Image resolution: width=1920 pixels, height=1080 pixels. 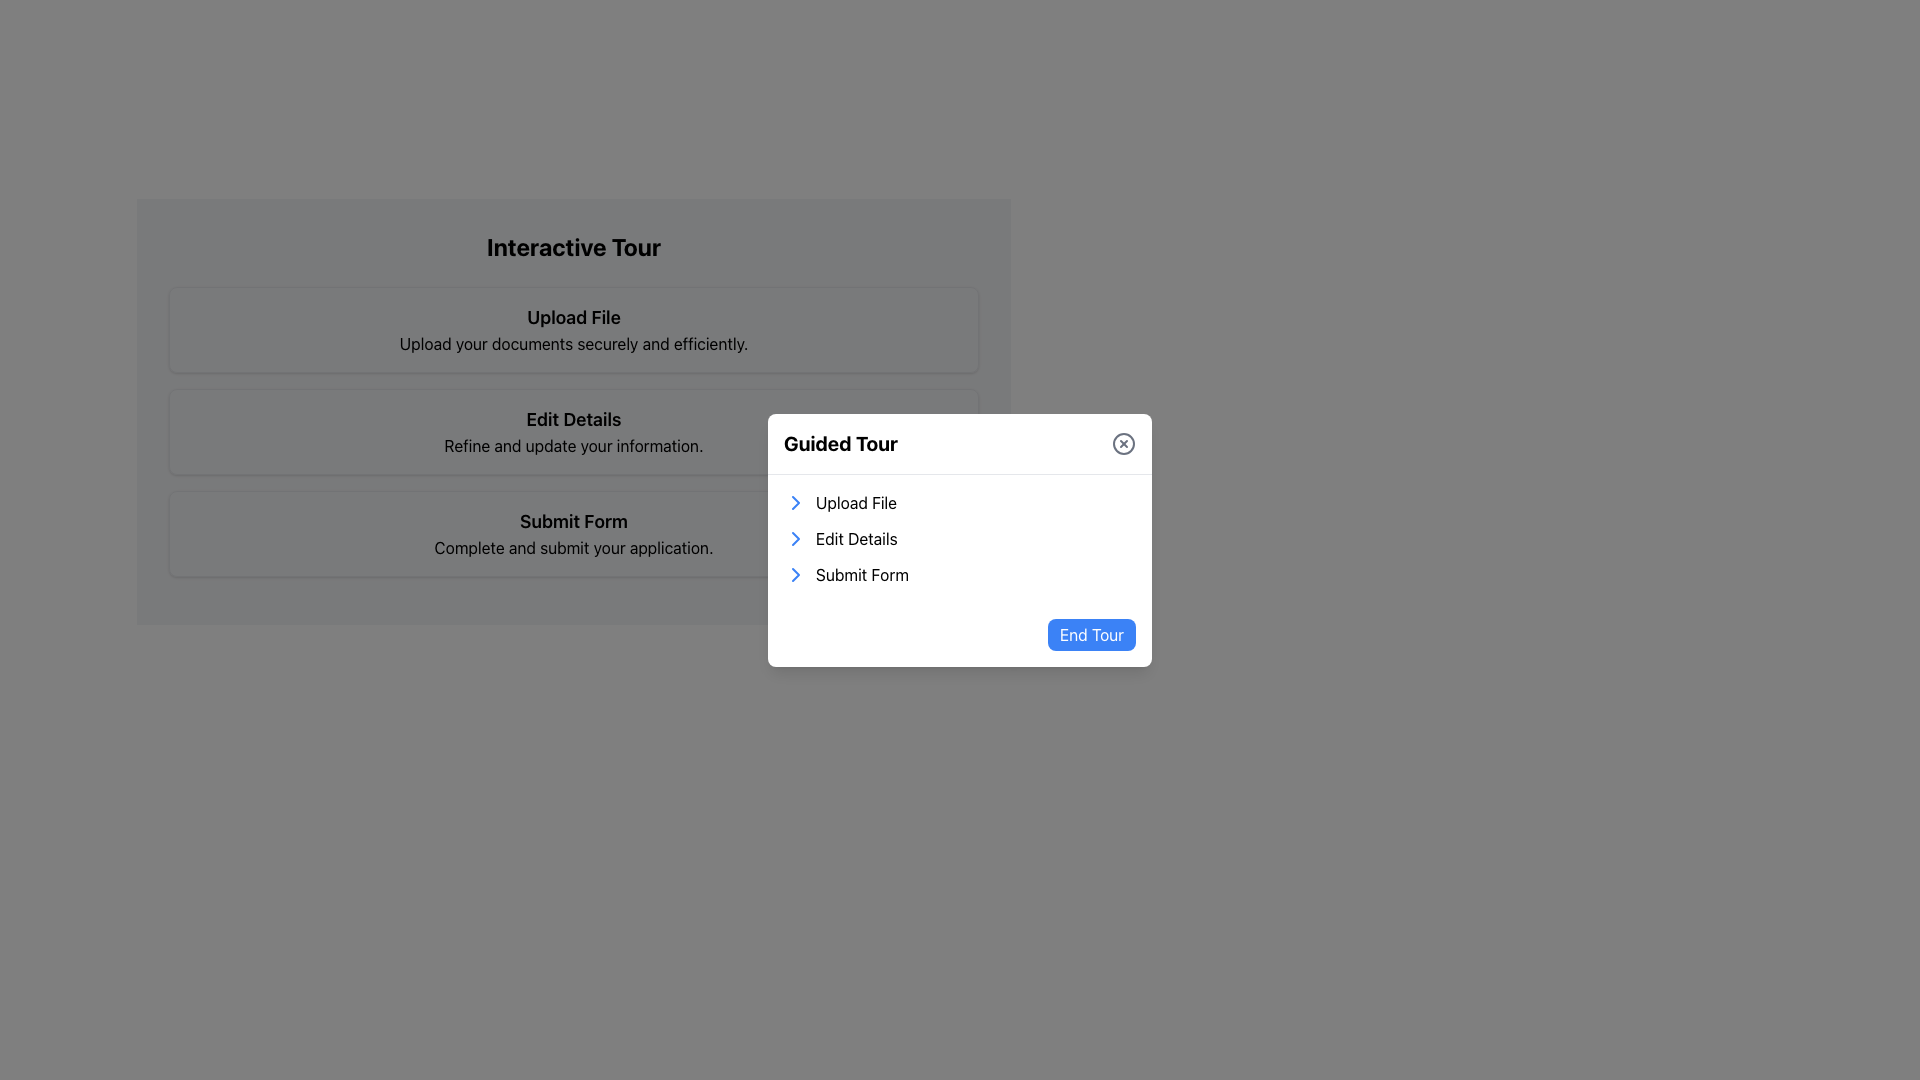 I want to click on the 'Submit Form' text label within the 'Guided Tour' modal, which is the last item in a vertical list of options, so click(x=862, y=574).